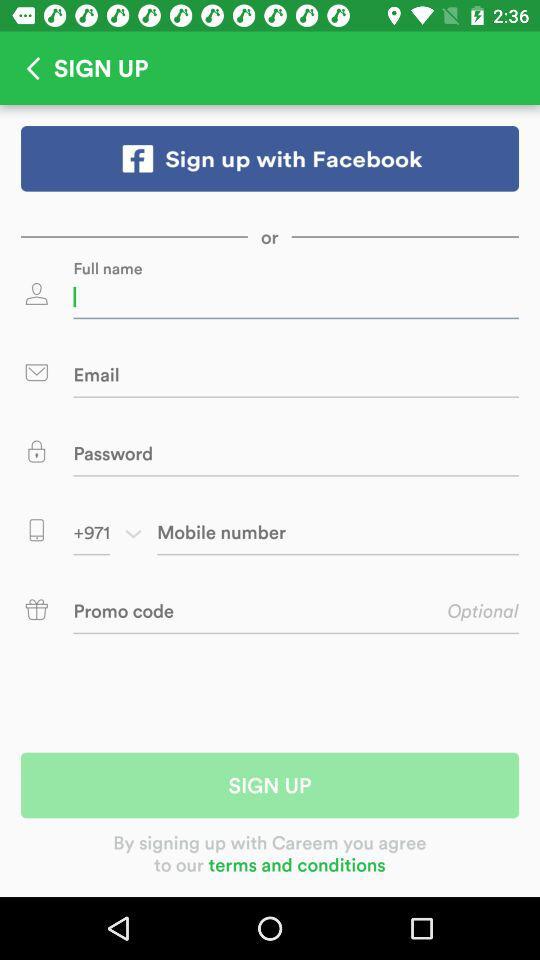 The image size is (540, 960). I want to click on use facebook login, so click(270, 157).